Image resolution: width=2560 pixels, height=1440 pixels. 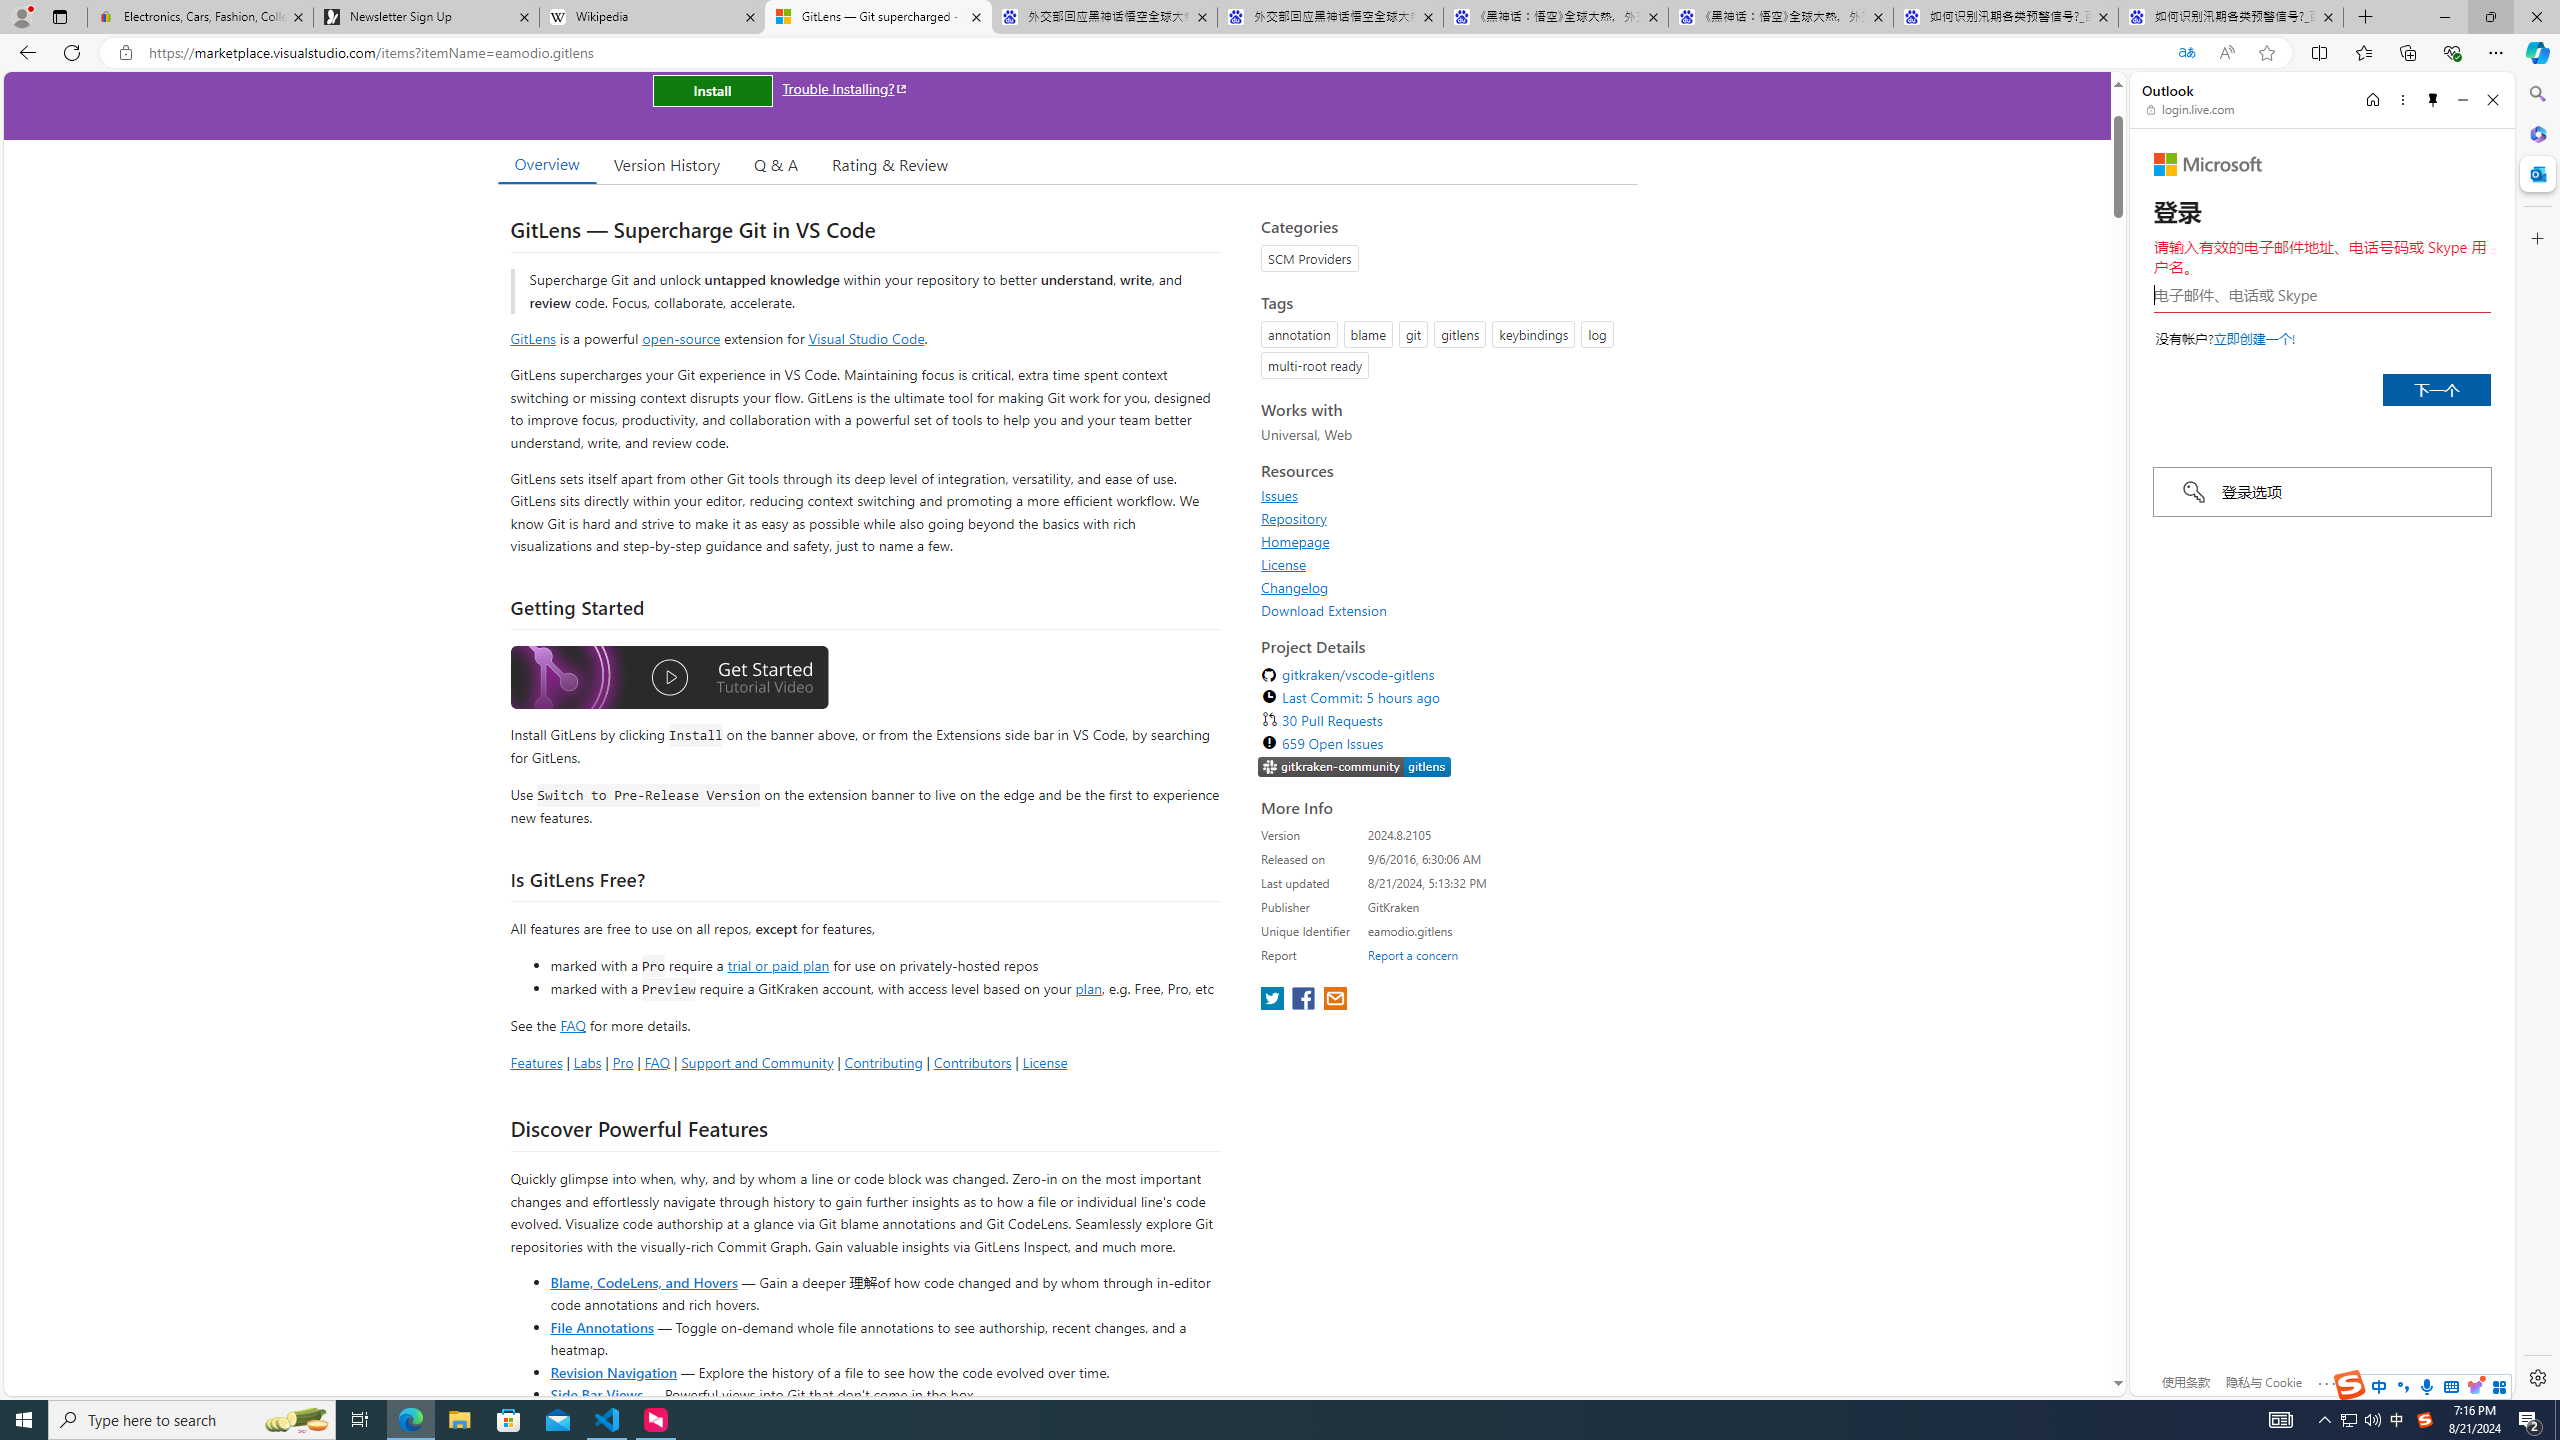 What do you see at coordinates (1413, 954) in the screenshot?
I see `'Report a concern'` at bounding box center [1413, 954].